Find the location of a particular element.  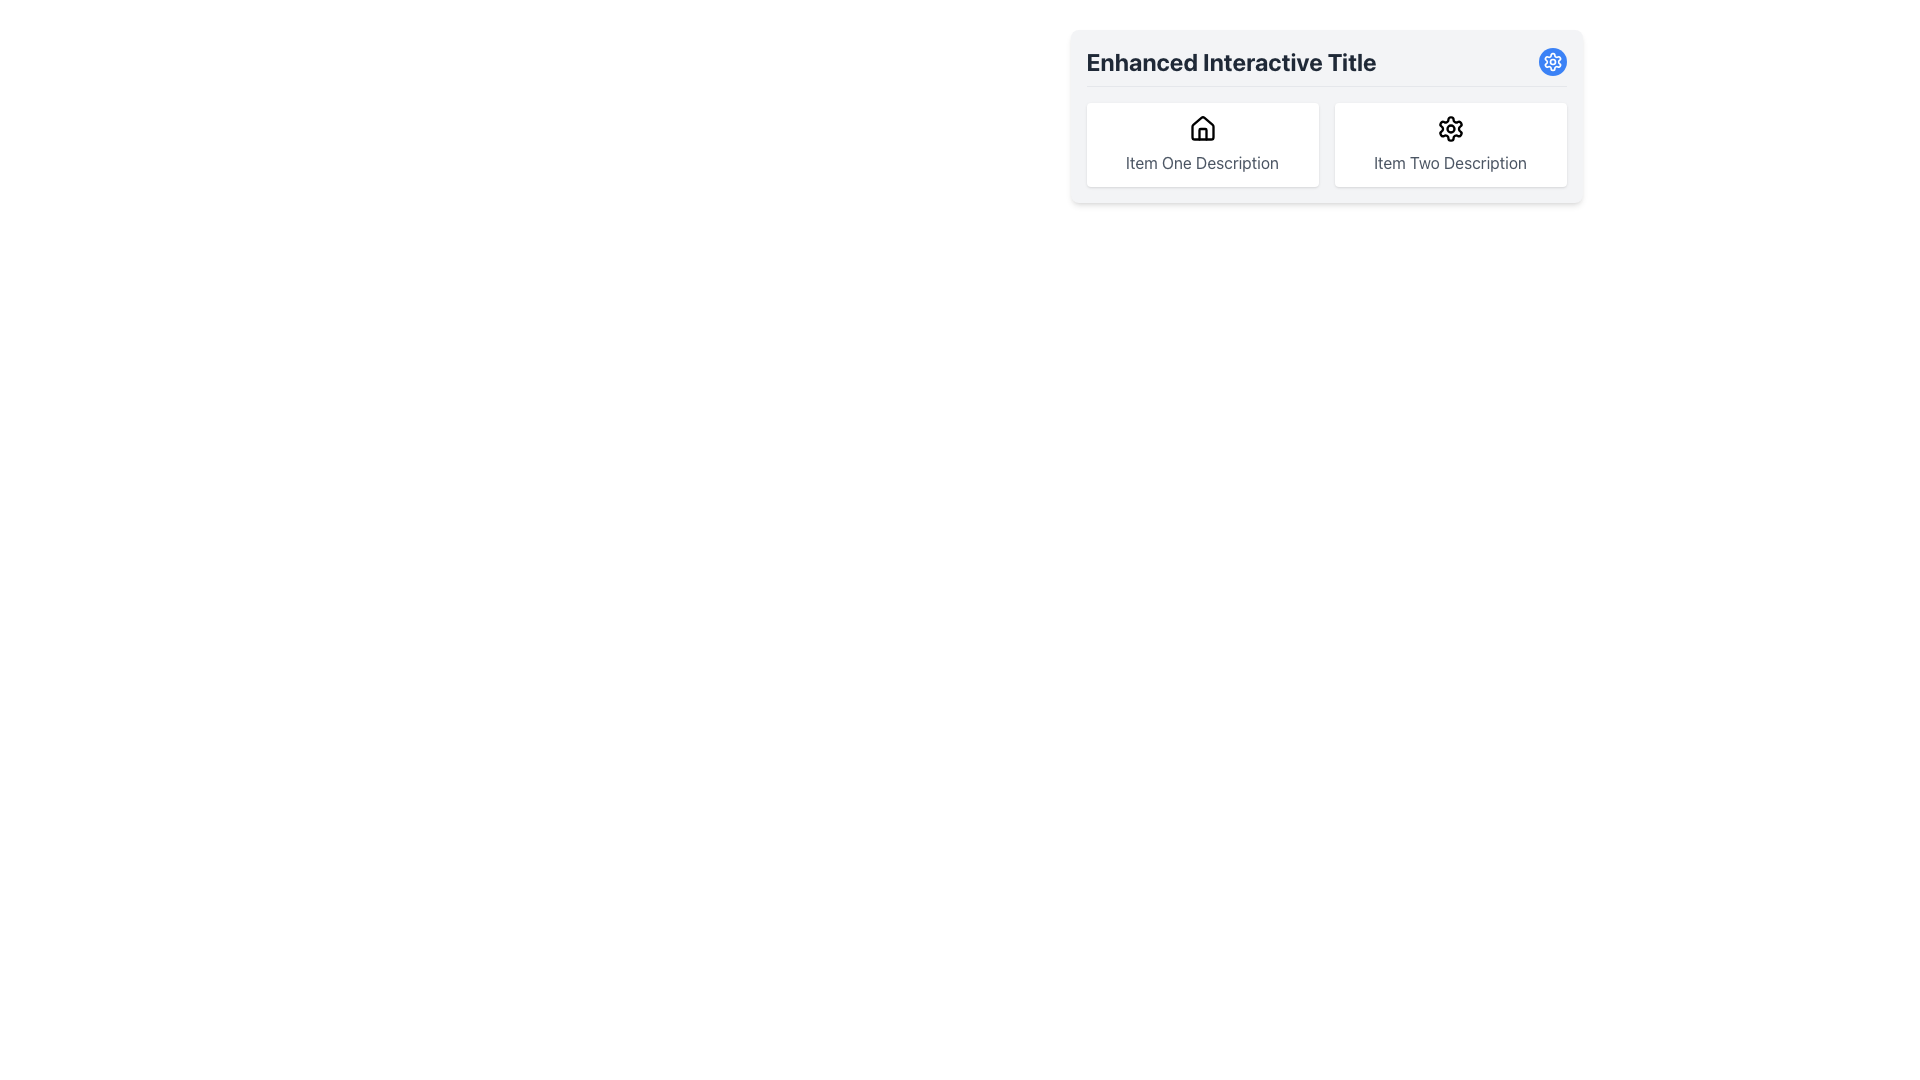

the icon button located on the far right side of the top bar within the 'Enhanced Interactive Title' card is located at coordinates (1450, 128).